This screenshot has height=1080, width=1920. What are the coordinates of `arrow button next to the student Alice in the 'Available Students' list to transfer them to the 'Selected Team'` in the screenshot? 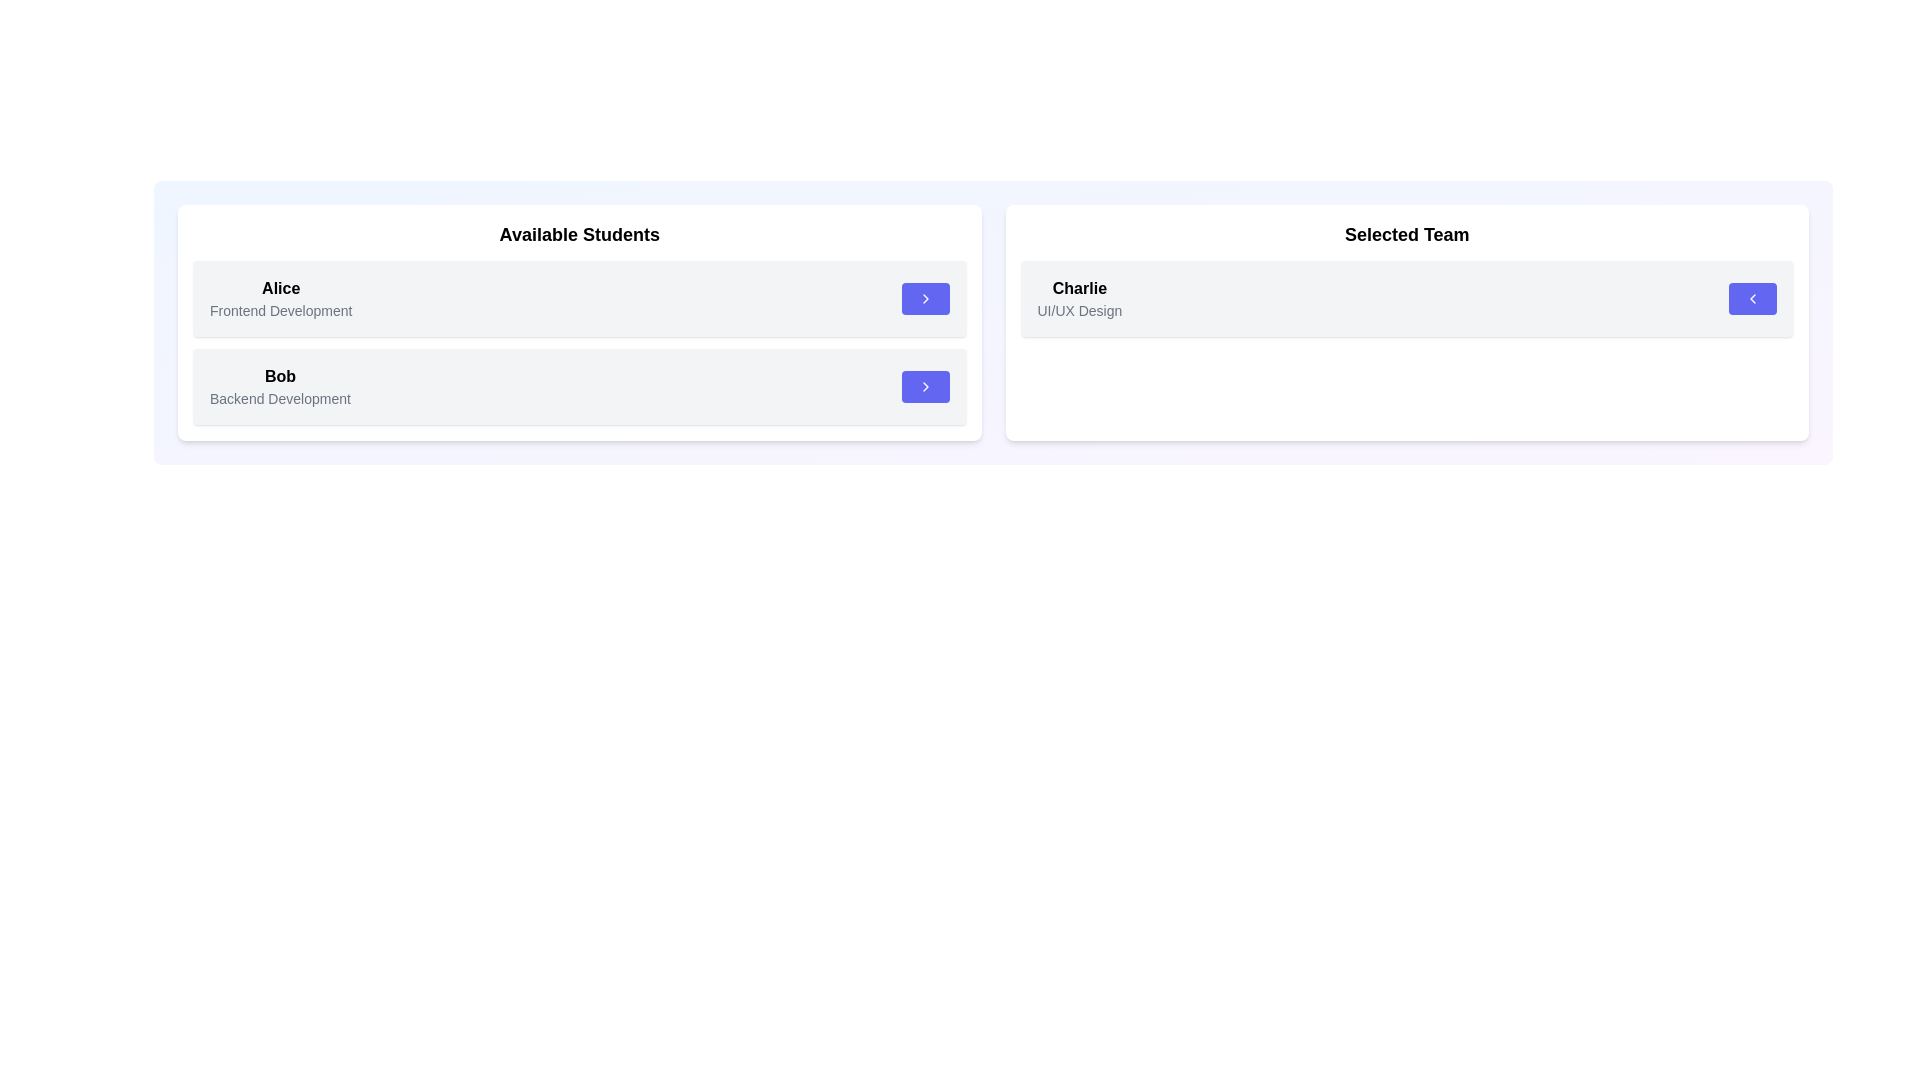 It's located at (924, 299).